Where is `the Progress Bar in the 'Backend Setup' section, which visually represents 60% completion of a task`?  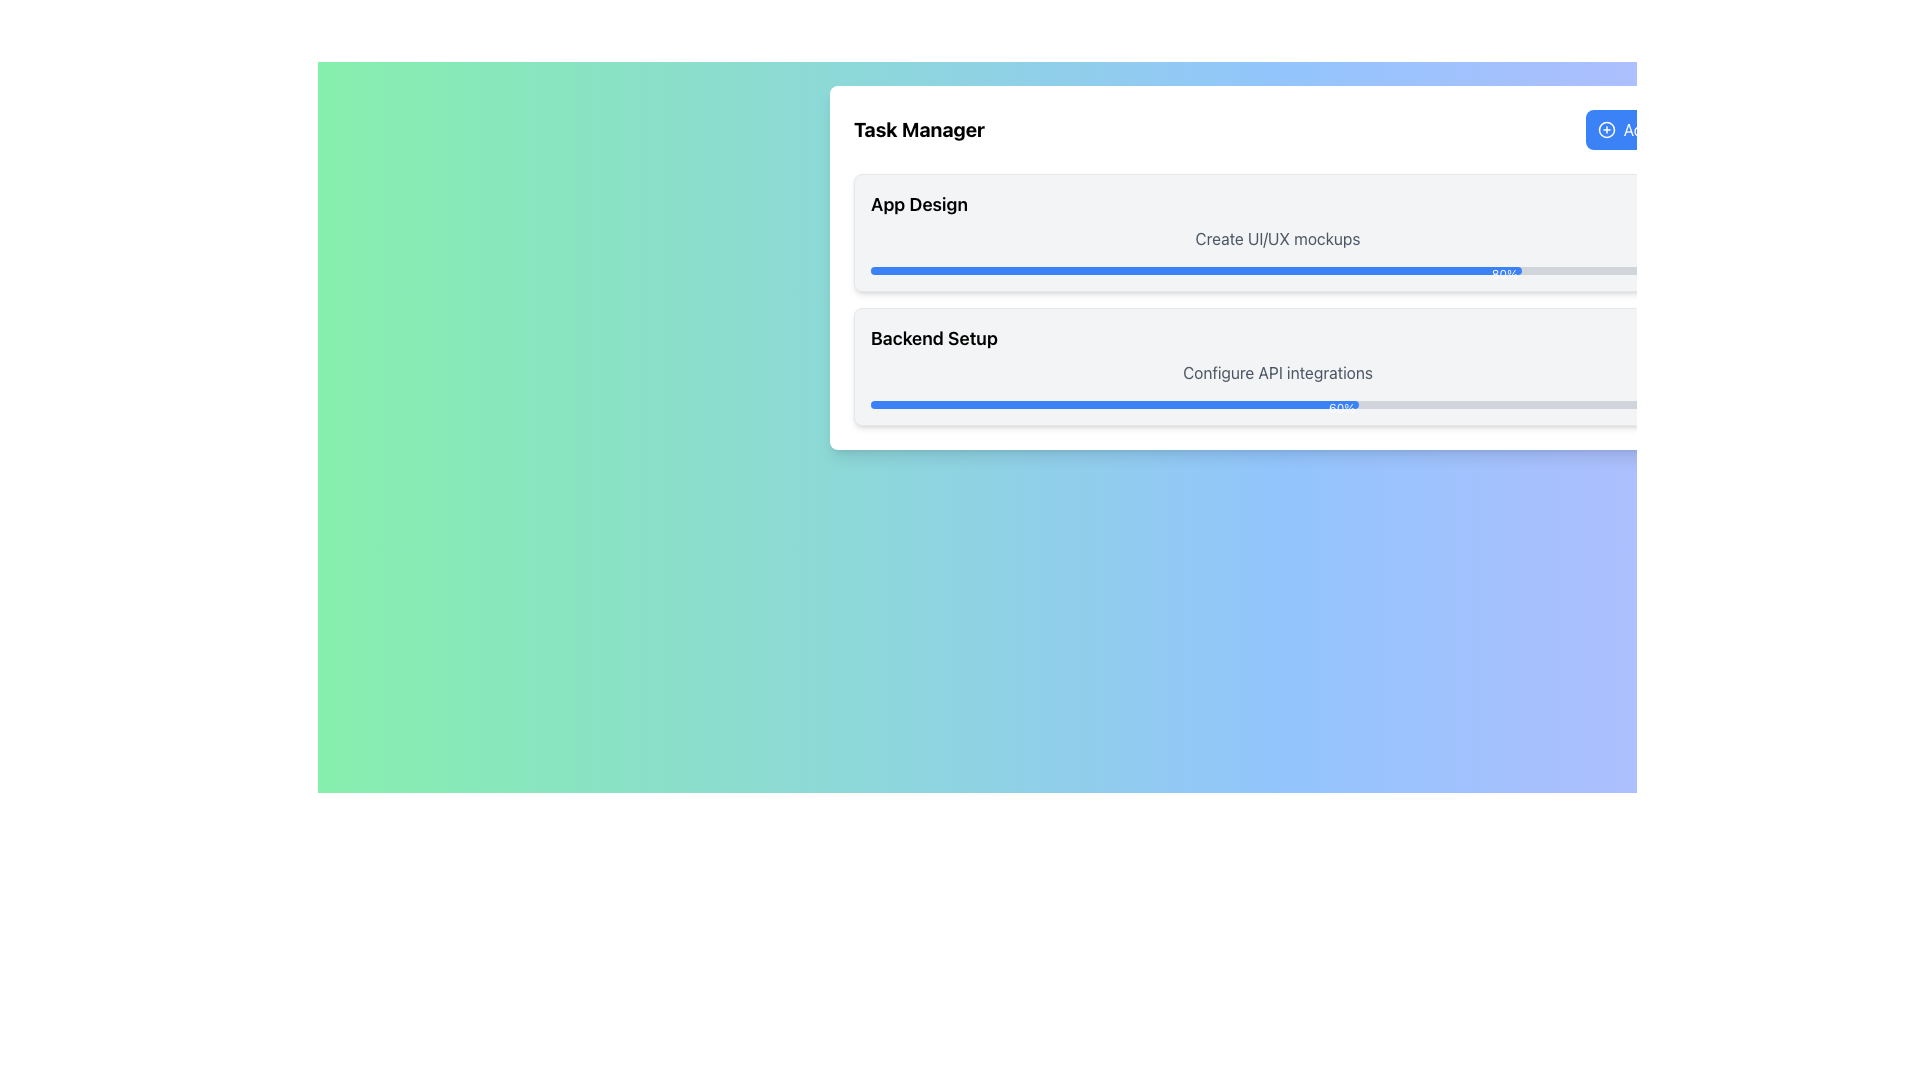
the Progress Bar in the 'Backend Setup' section, which visually represents 60% completion of a task is located at coordinates (1114, 405).